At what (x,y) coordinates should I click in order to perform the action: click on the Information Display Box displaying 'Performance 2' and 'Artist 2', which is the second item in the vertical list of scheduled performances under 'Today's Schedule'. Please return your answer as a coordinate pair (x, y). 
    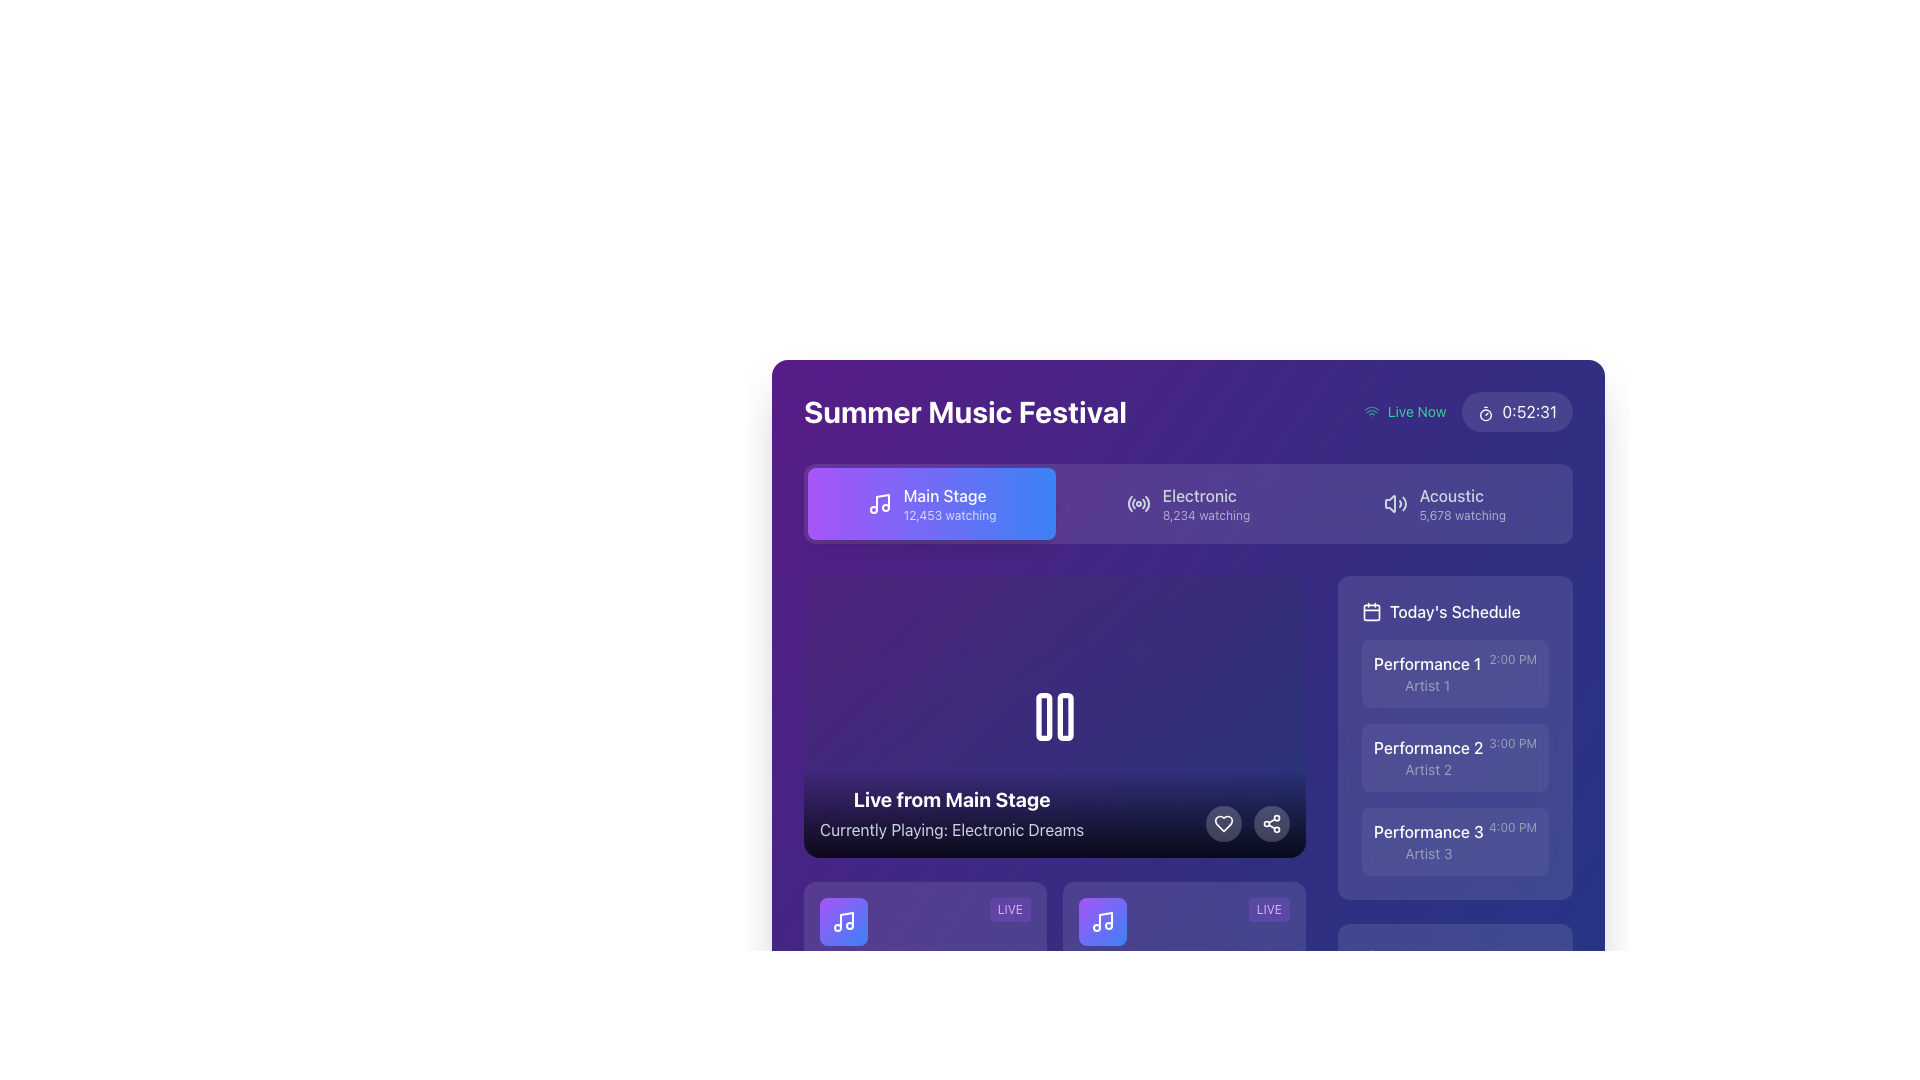
    Looking at the image, I should click on (1427, 758).